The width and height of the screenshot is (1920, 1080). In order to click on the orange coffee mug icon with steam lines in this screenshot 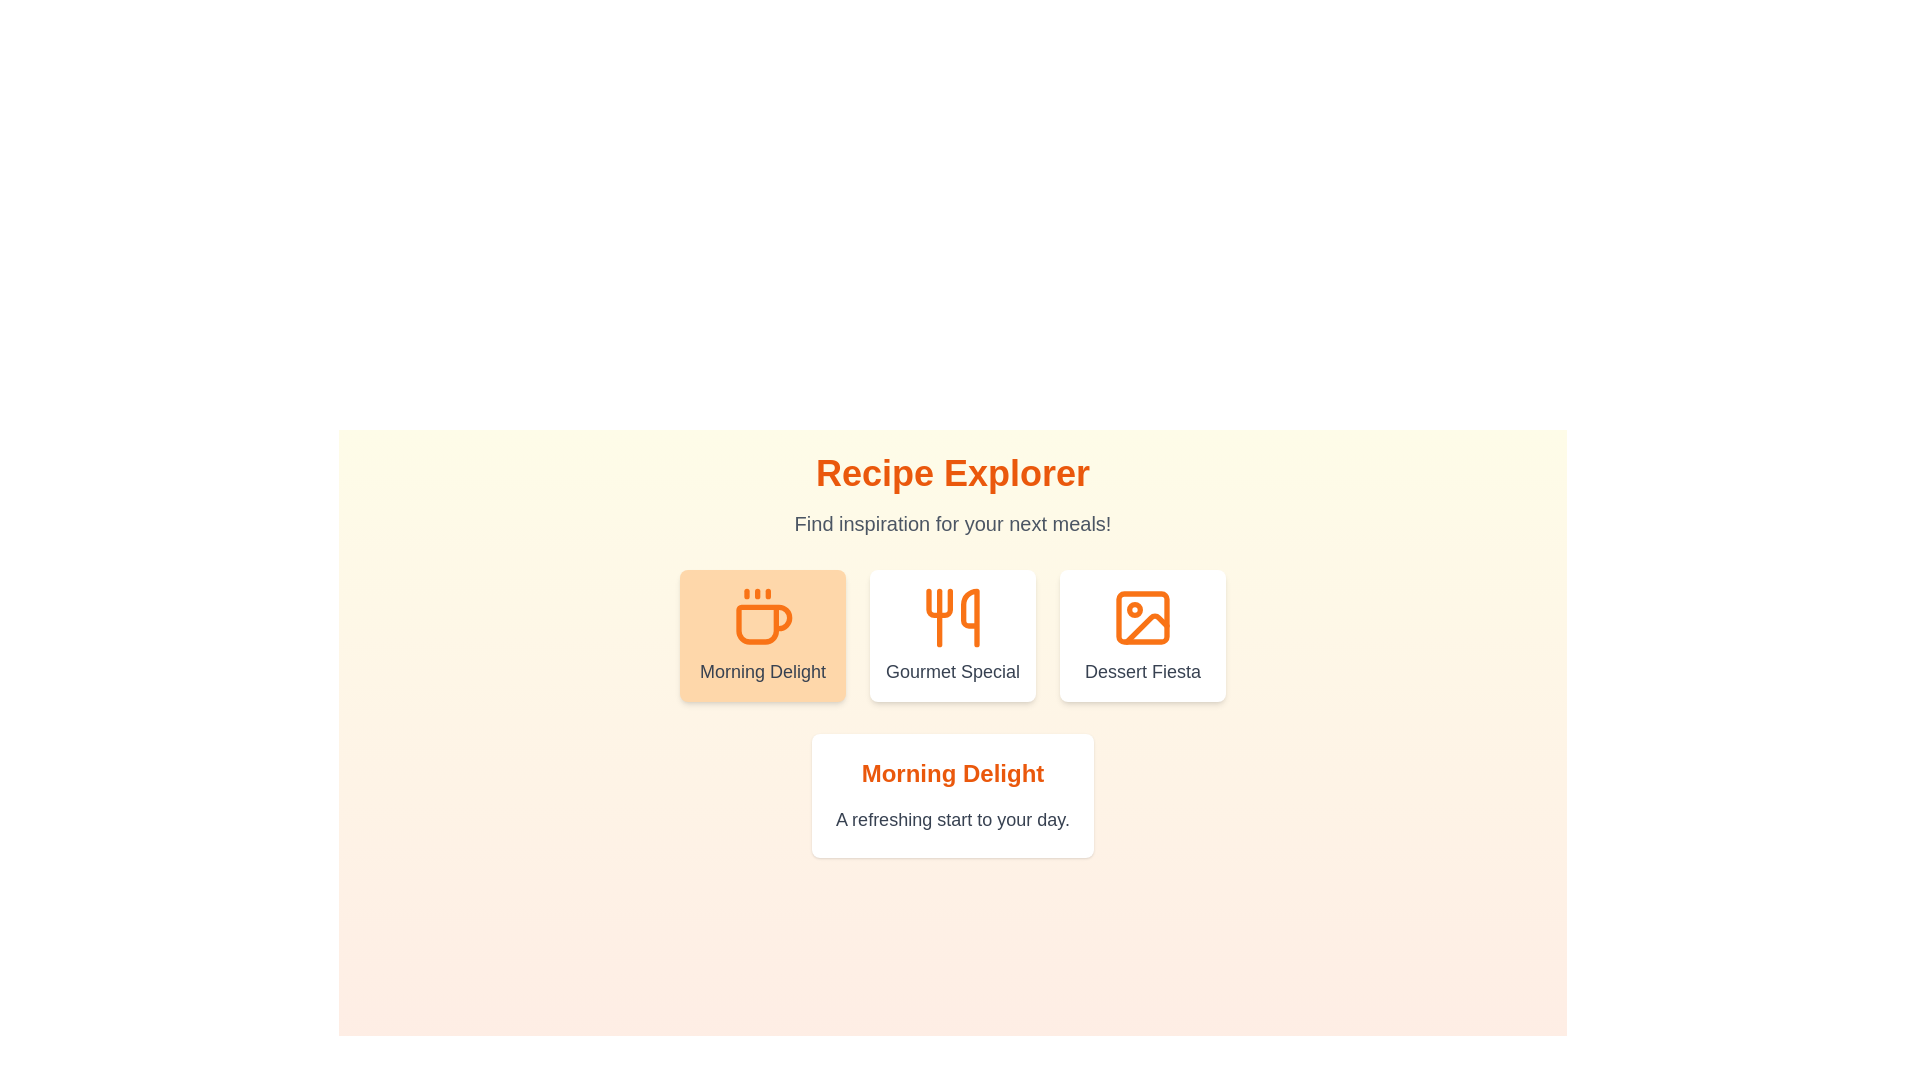, I will do `click(762, 616)`.